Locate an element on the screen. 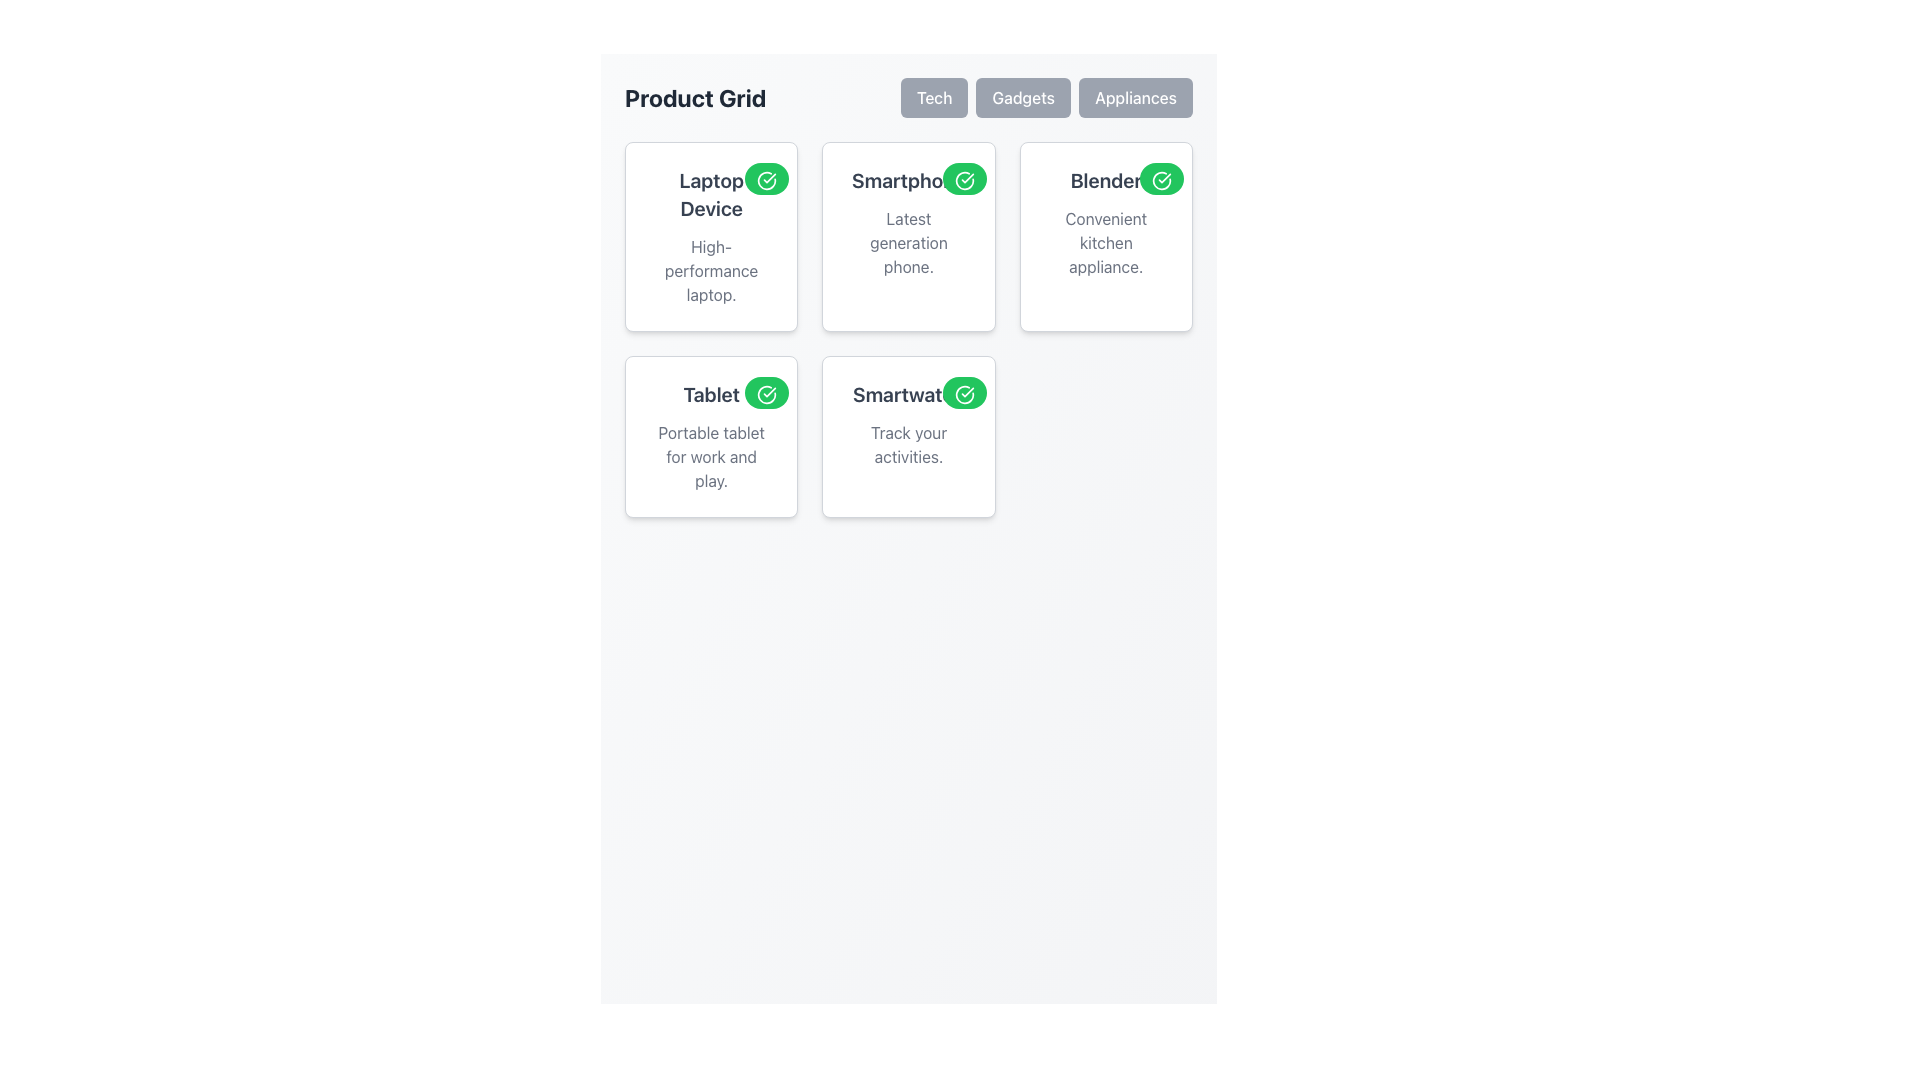 The height and width of the screenshot is (1080, 1920). the descriptive text label for the product 'Smartwatch' located below the heading in the card is located at coordinates (907, 443).